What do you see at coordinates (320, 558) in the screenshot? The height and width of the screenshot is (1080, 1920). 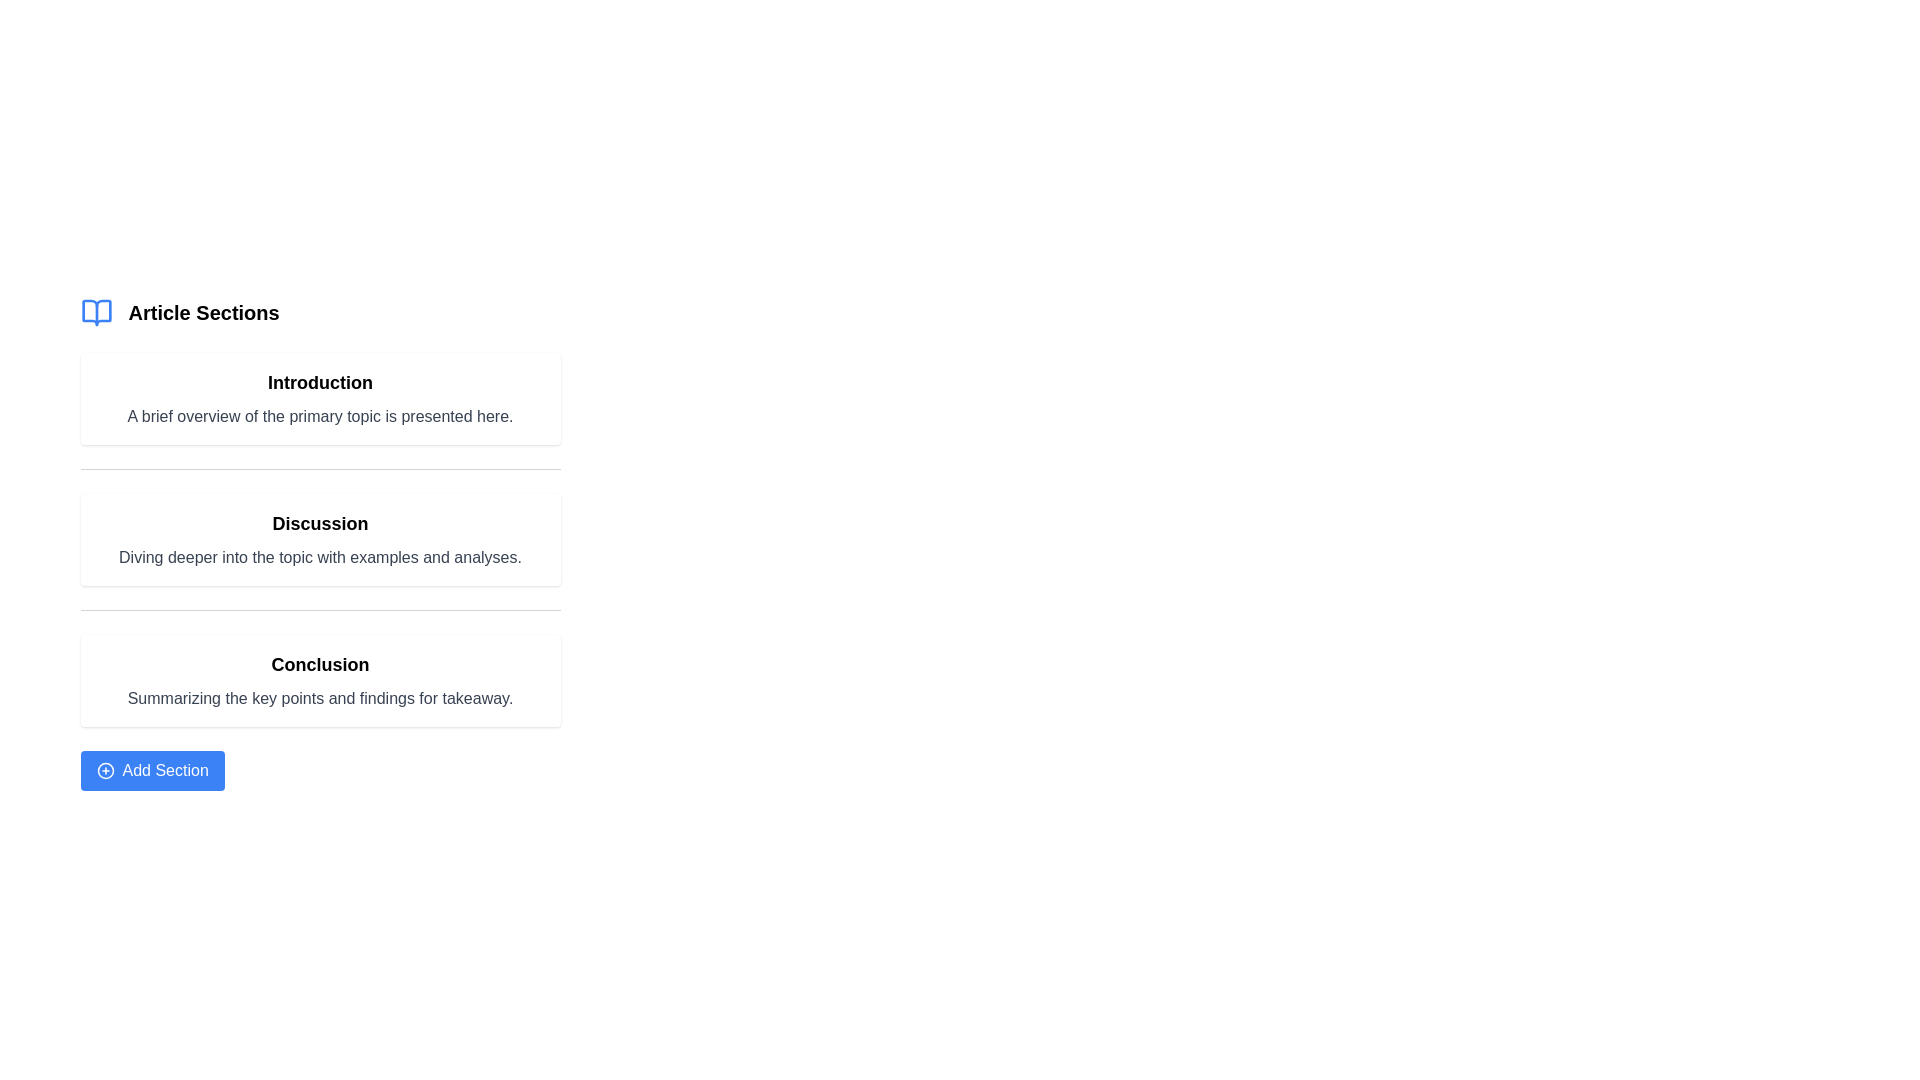 I see `text paragraph styled in gray located beneath the bold title 'Discussion', which contains the content 'Diving deeper into the topic with examples and analyses.'` at bounding box center [320, 558].